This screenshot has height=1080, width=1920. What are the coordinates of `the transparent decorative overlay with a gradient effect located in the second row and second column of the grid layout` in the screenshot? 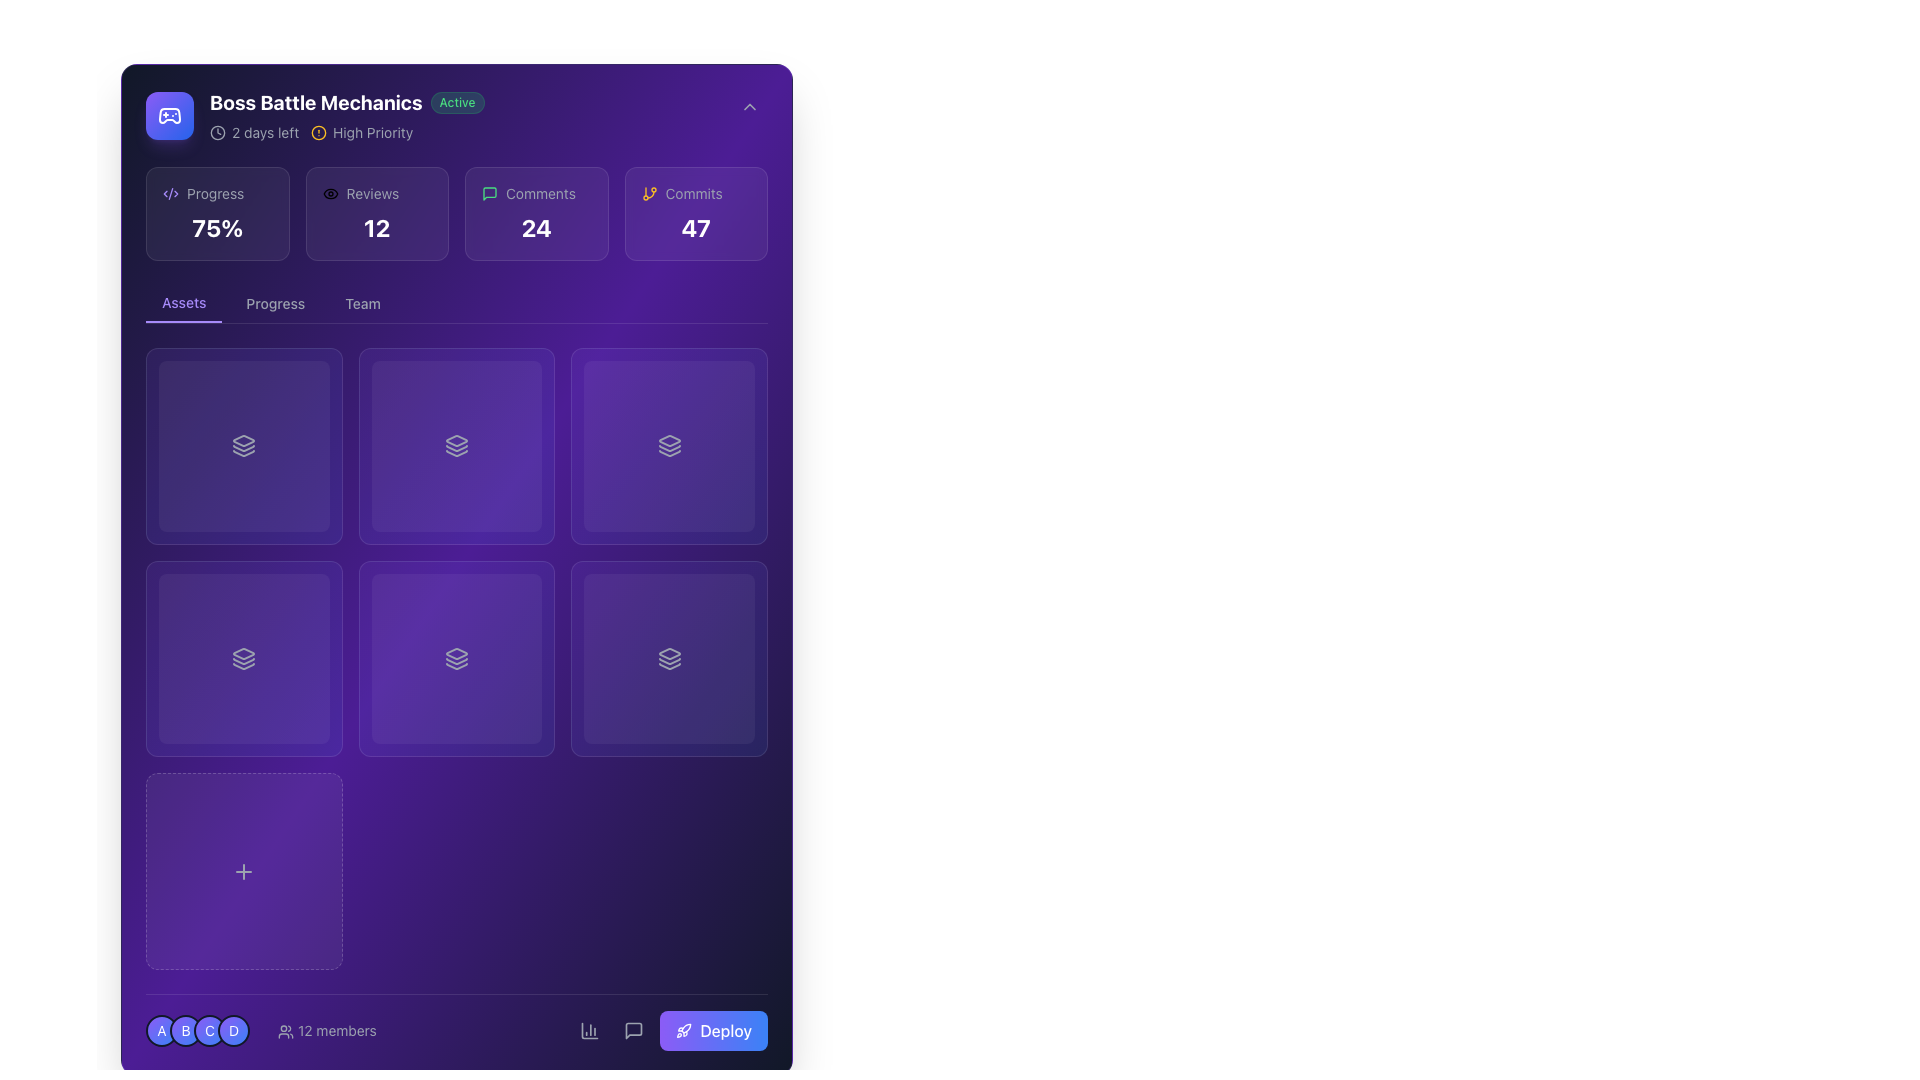 It's located at (455, 659).